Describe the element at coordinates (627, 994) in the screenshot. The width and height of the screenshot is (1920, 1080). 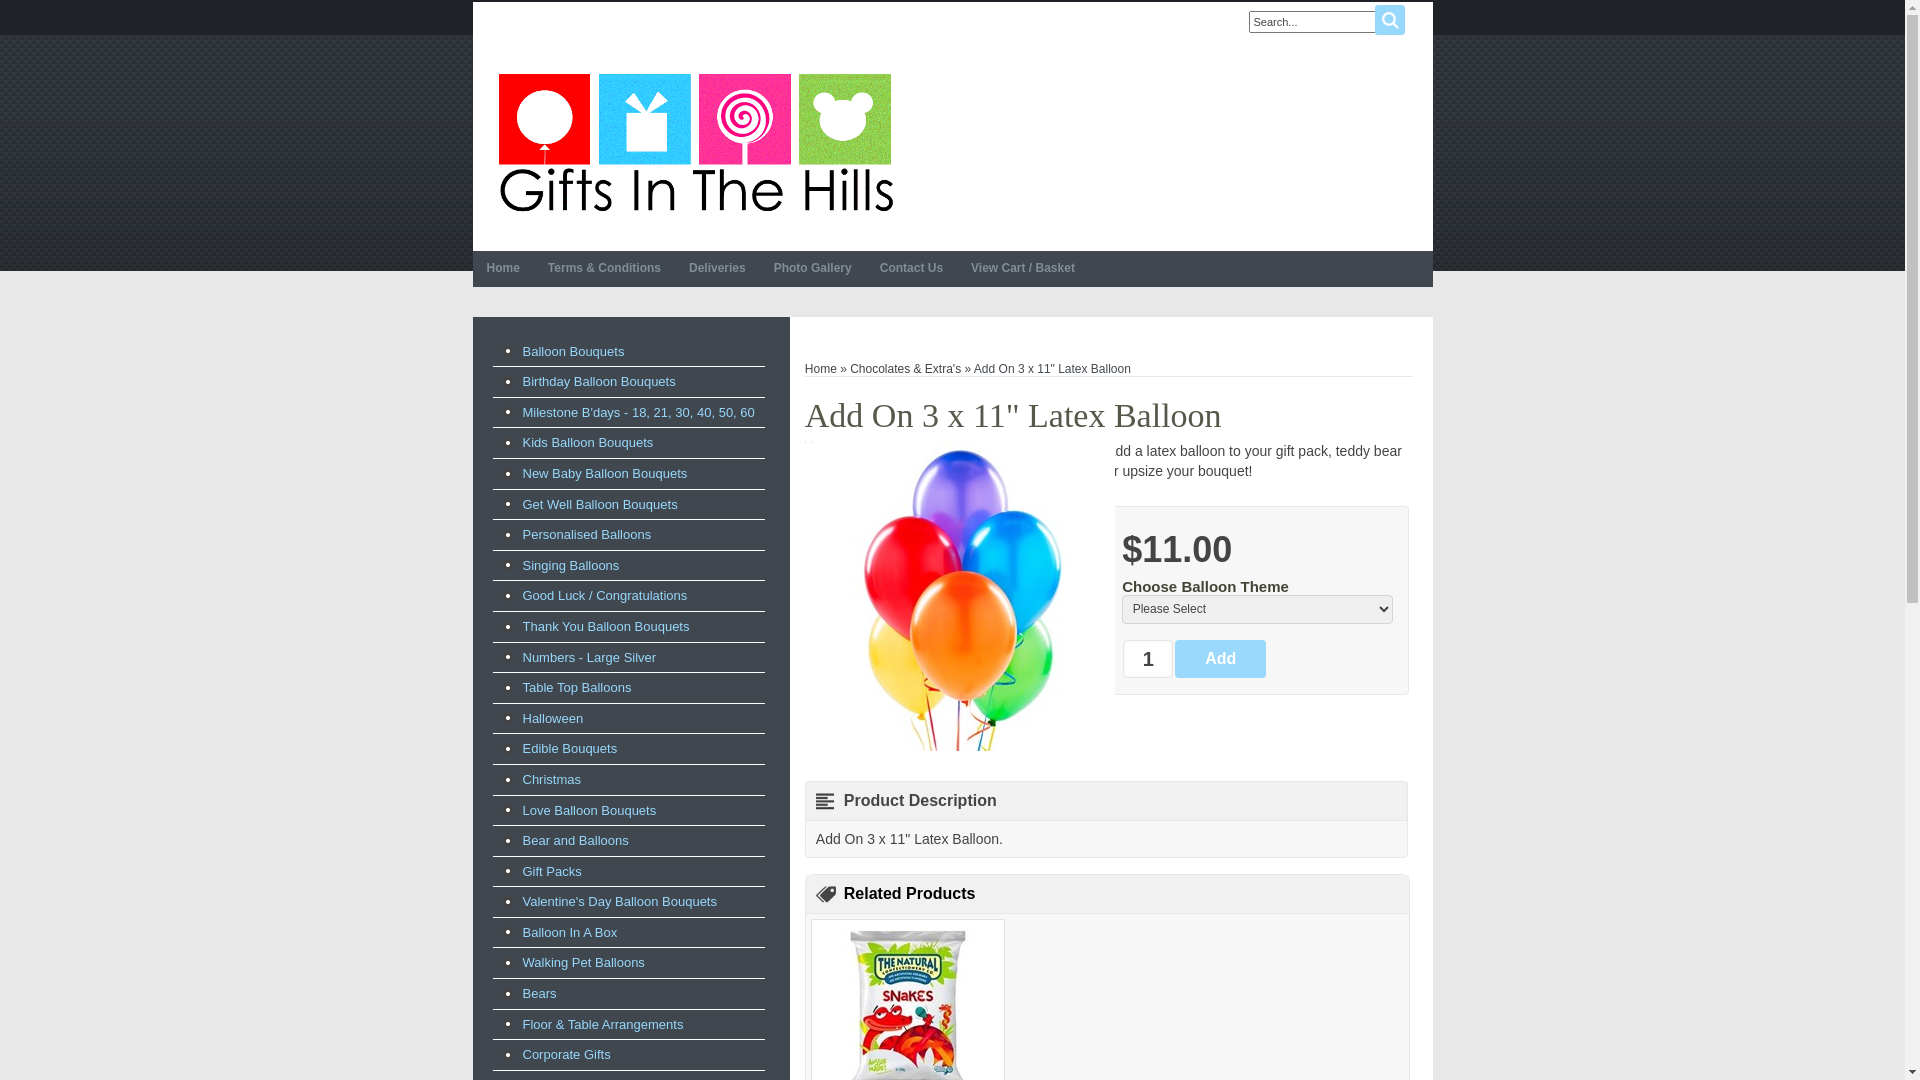
I see `'Bears'` at that location.